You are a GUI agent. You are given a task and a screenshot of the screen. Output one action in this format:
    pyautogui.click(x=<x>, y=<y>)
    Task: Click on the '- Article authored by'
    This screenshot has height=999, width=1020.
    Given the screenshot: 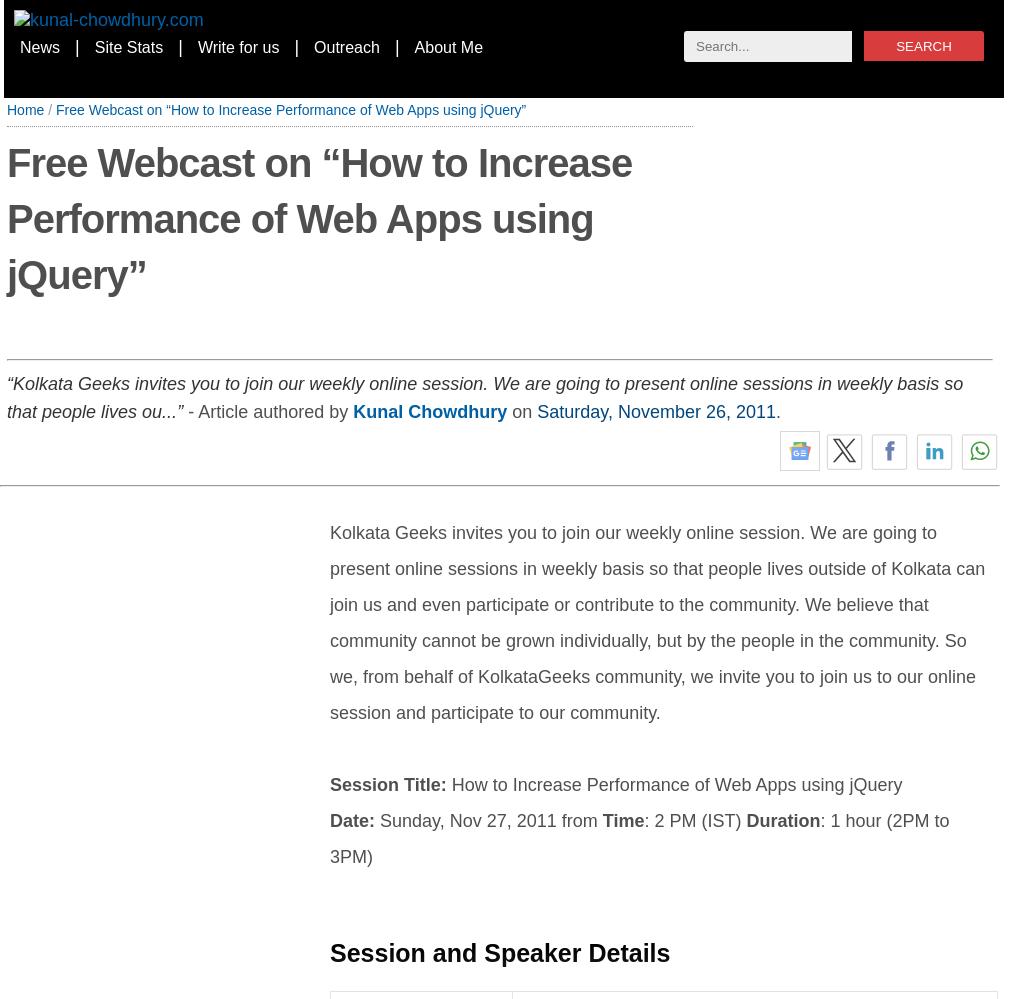 What is the action you would take?
    pyautogui.click(x=266, y=410)
    